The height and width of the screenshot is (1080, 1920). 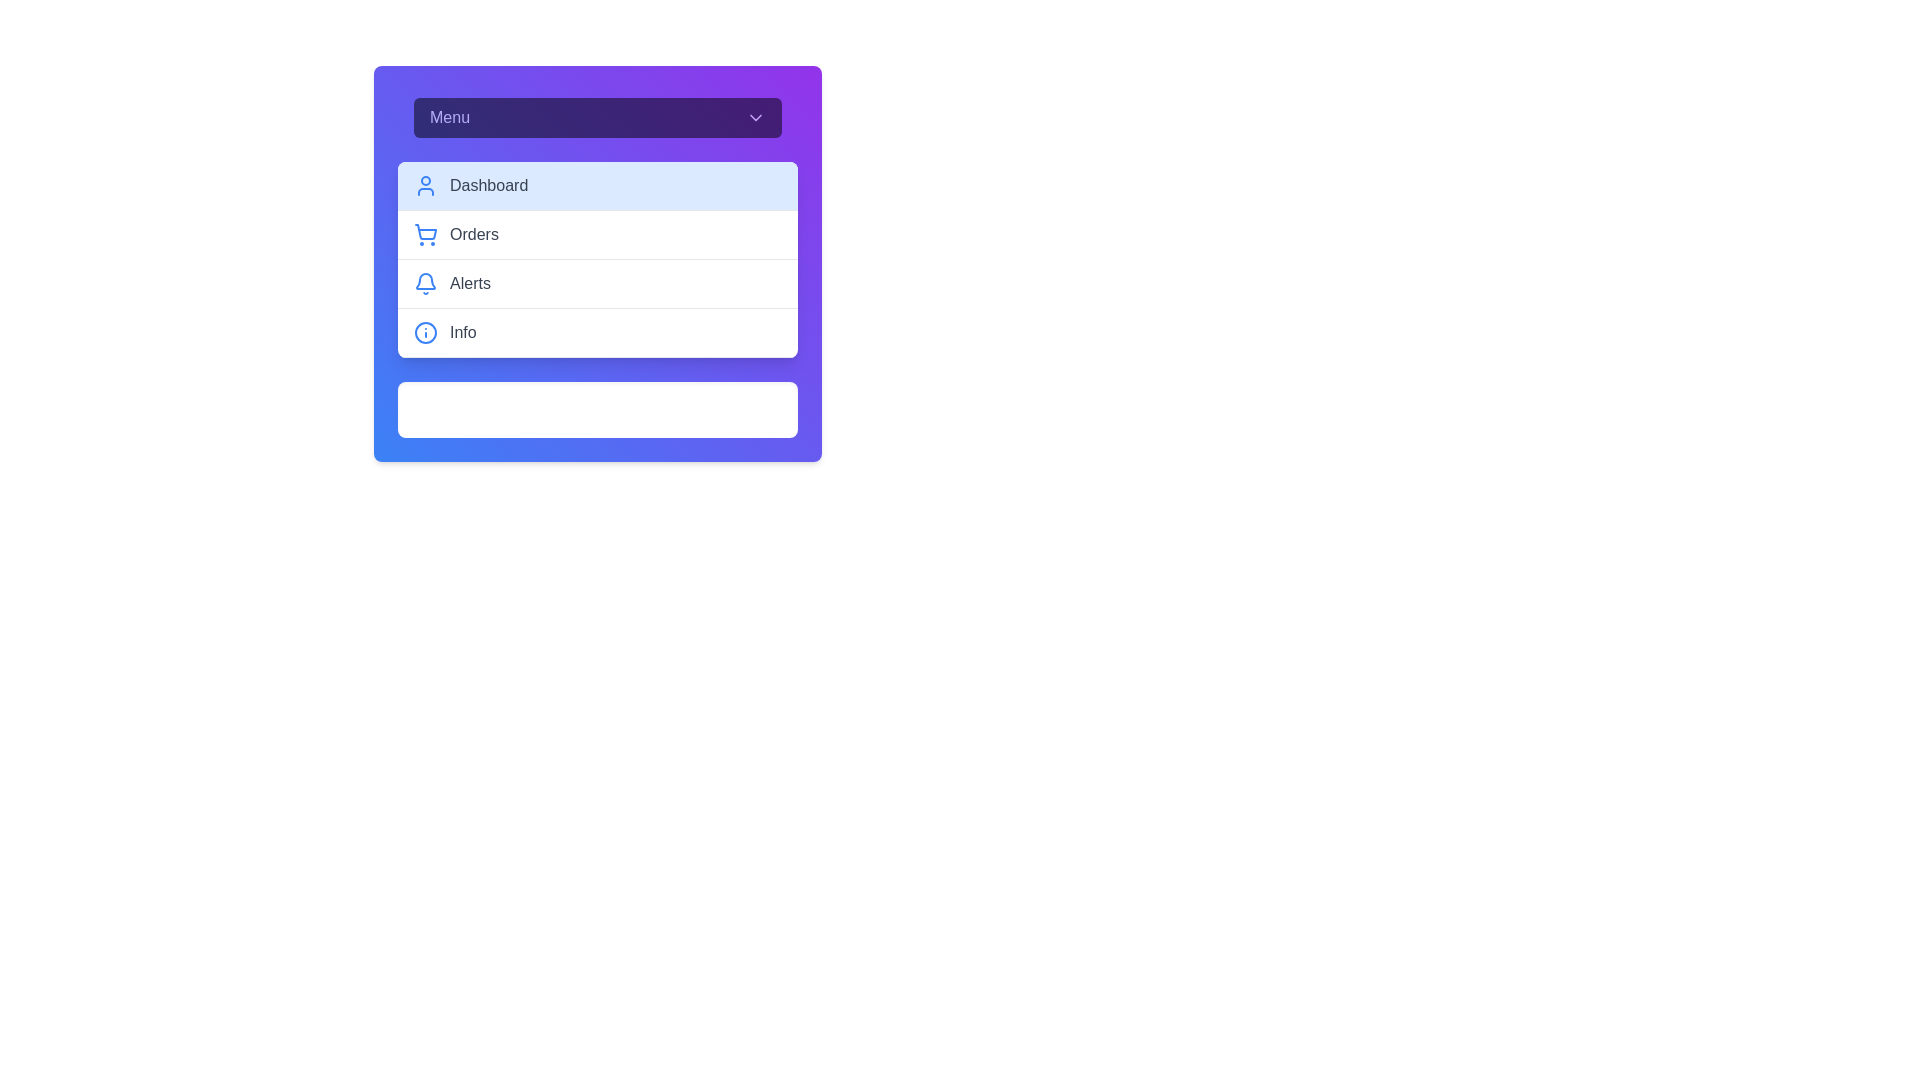 I want to click on the third menu item labeled 'Alerts', so click(x=597, y=262).